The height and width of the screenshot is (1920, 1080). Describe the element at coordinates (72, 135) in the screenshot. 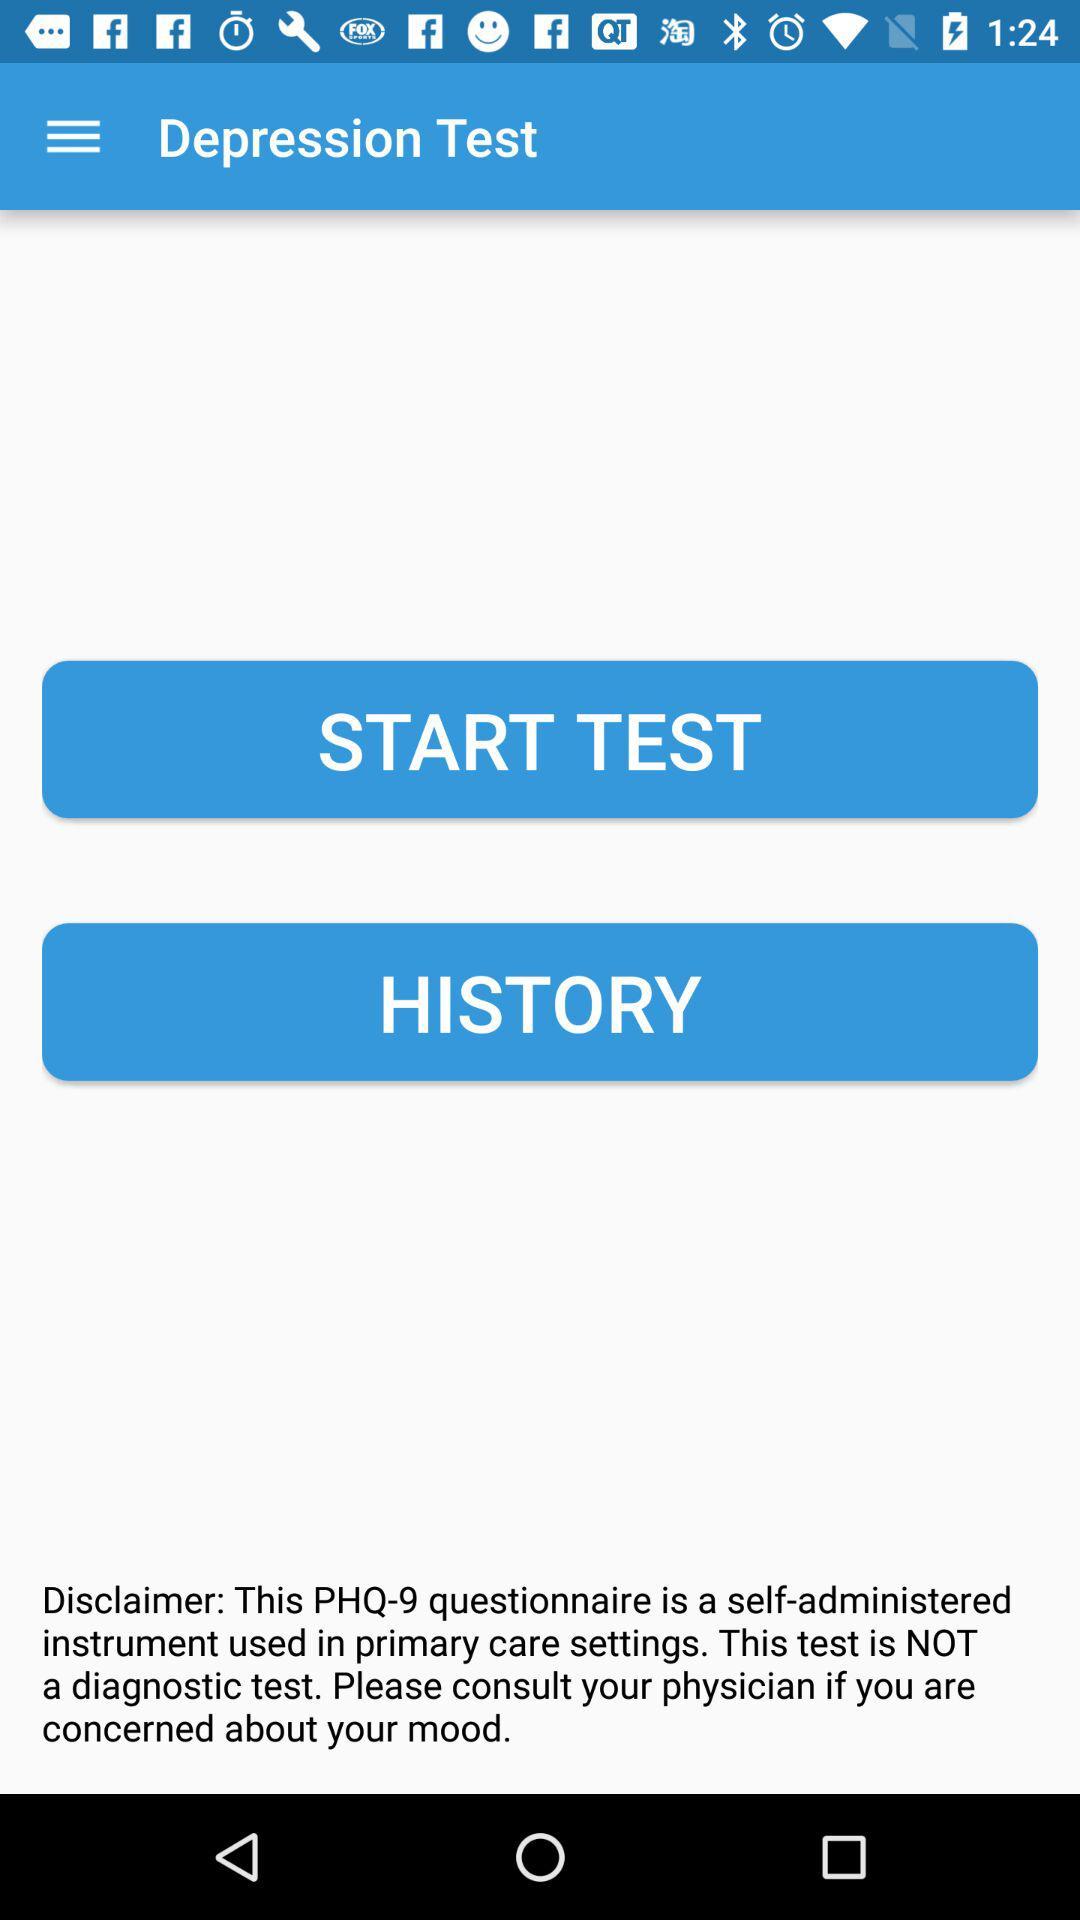

I see `the item next to depression test icon` at that location.